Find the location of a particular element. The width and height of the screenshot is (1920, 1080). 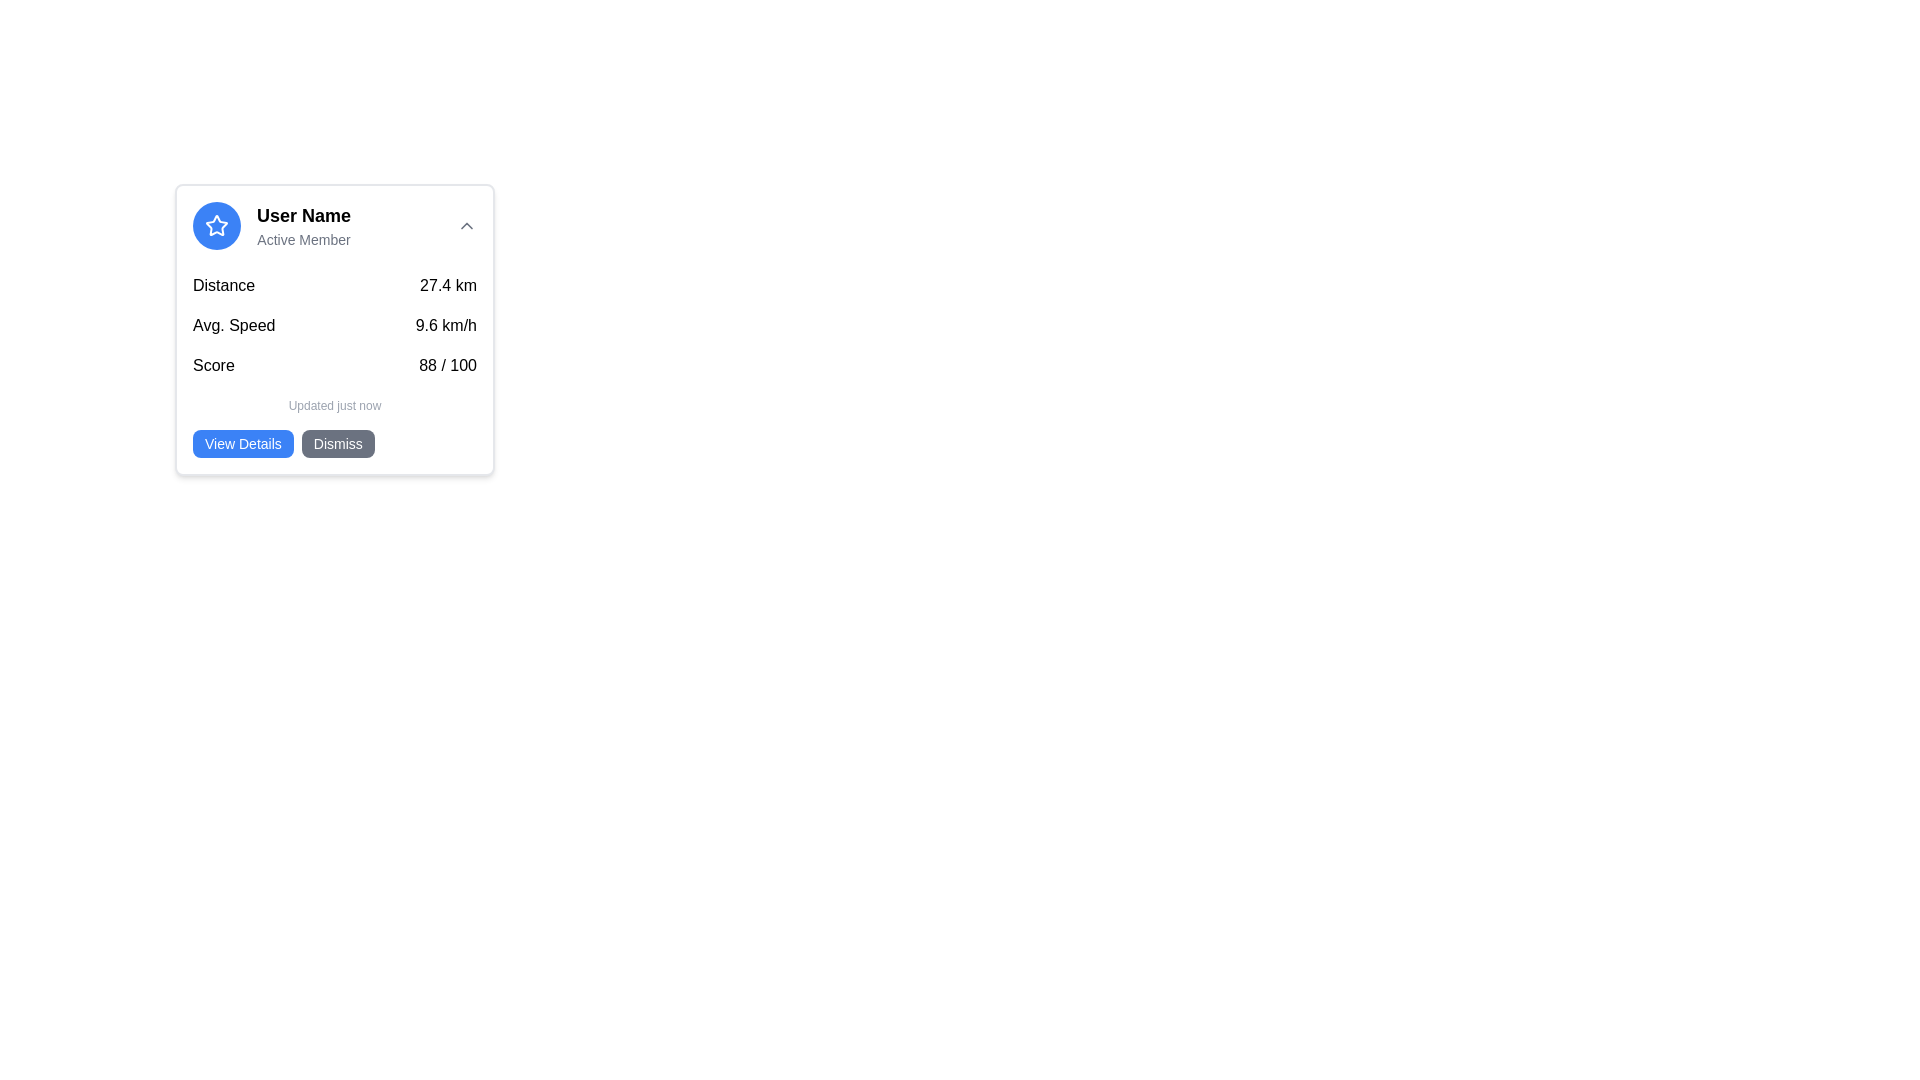

the 'Dismiss' button, which is a rectangular button with white text on a gray background, located to the right of the 'View Details' button at the bottom of a card-like component is located at coordinates (338, 442).